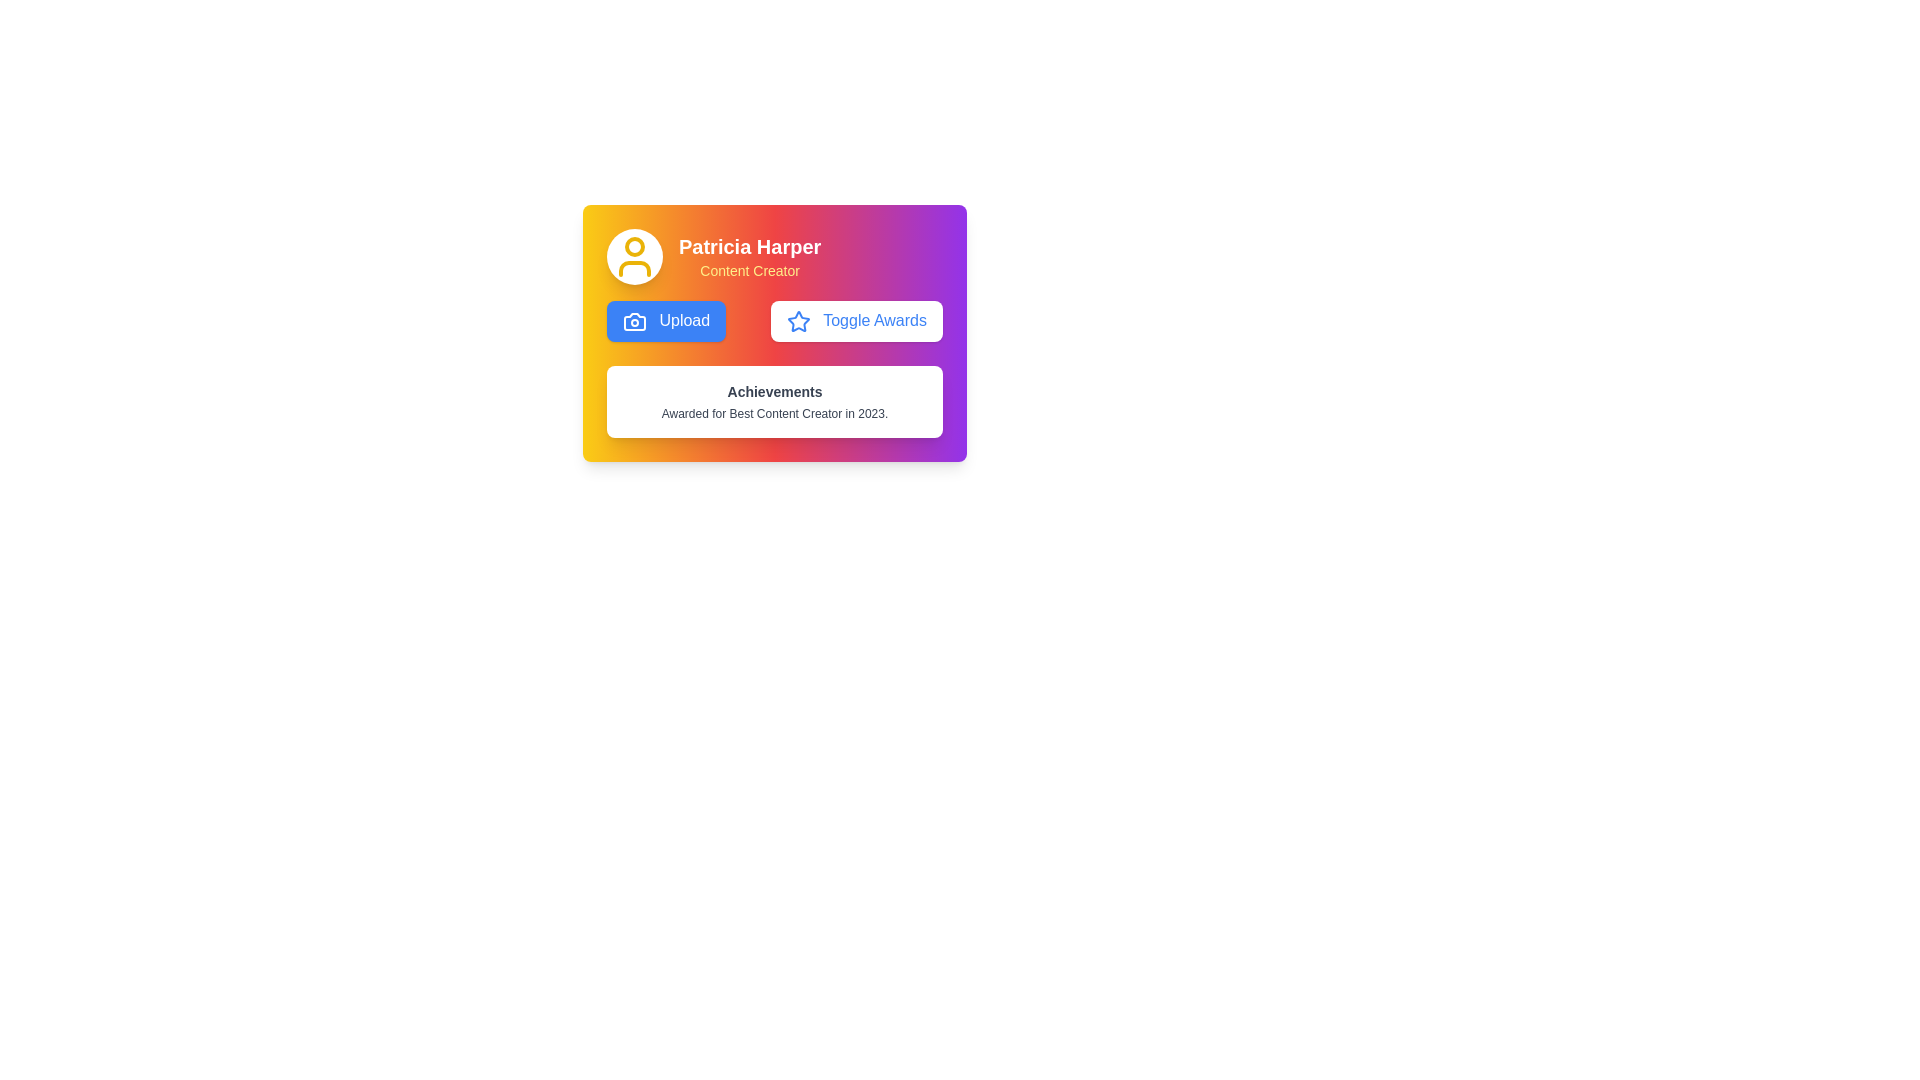 The height and width of the screenshot is (1080, 1920). Describe the element at coordinates (749, 270) in the screenshot. I see `the Text Label displaying 'Content Creator', which is styled in yellow and located below 'Patricia Harper' in the profile details box` at that location.